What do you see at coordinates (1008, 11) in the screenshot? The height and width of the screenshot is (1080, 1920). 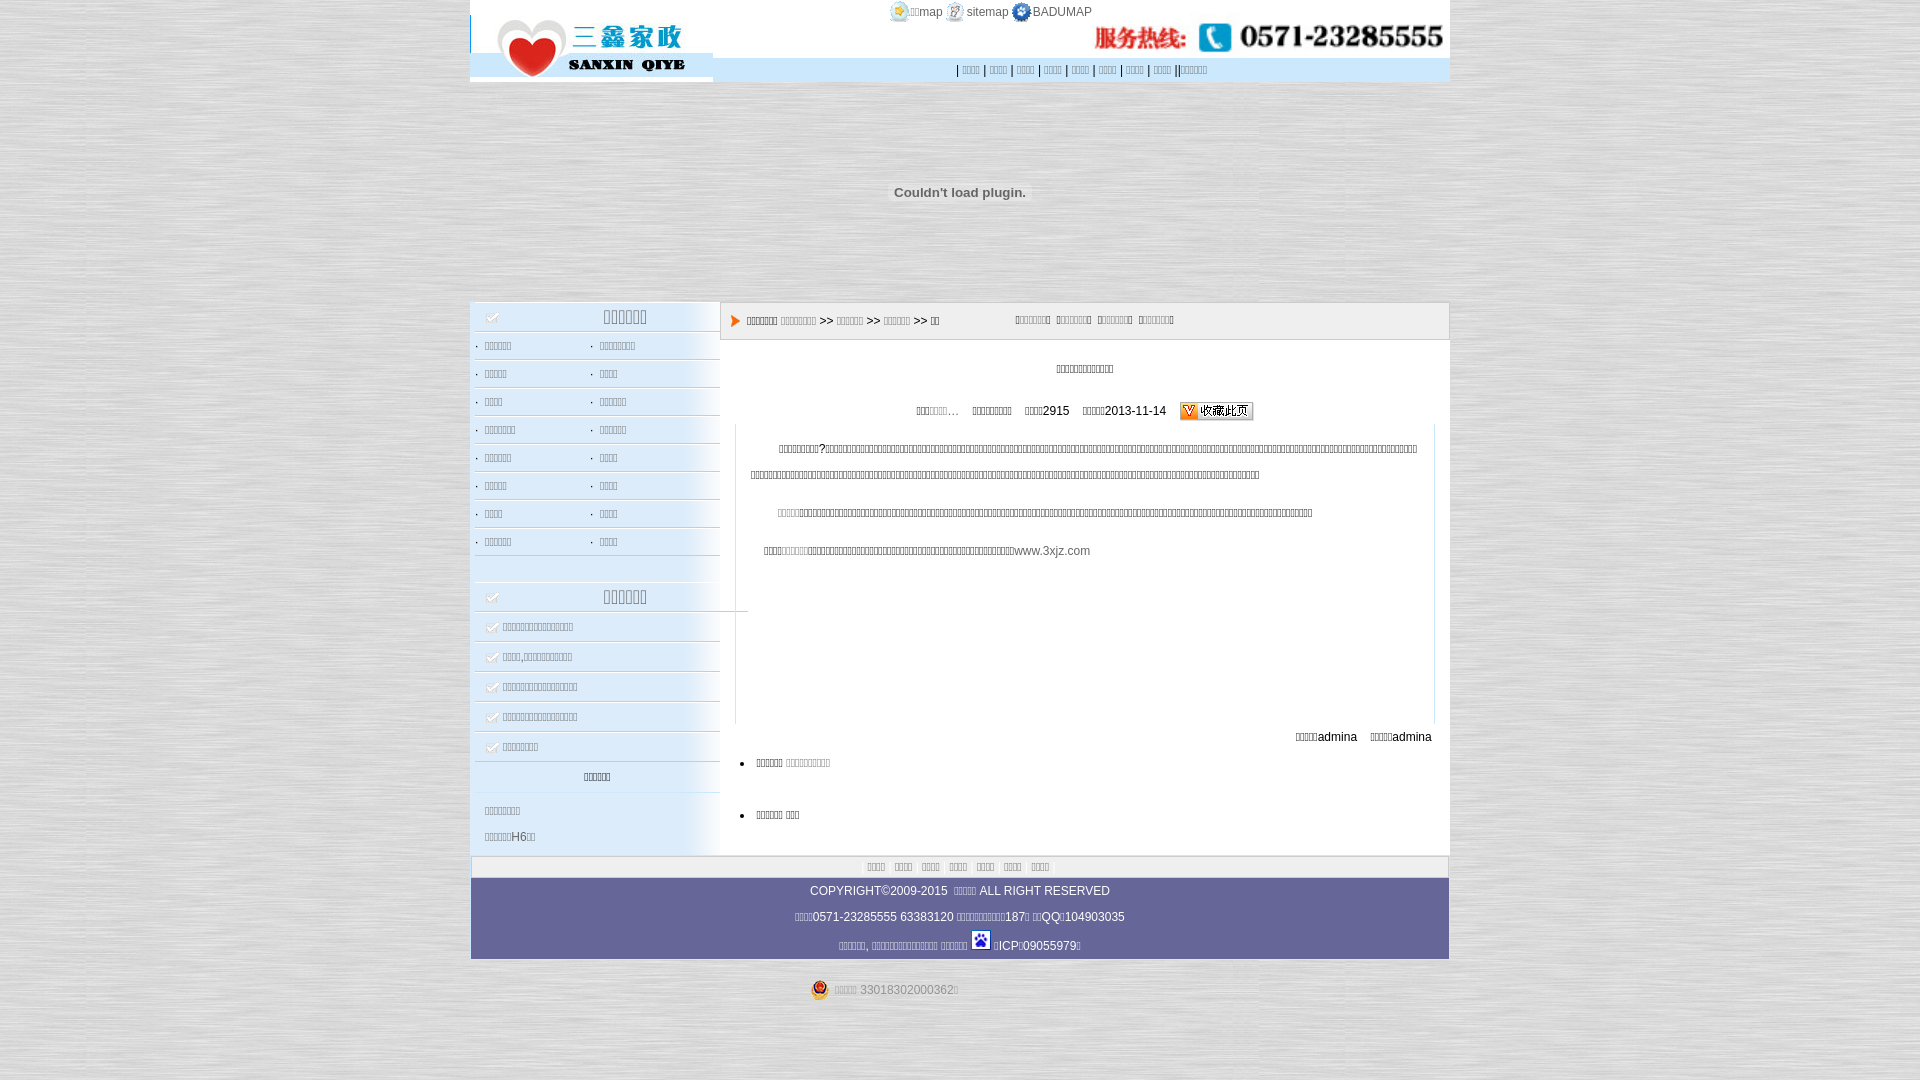 I see `'BADUMAP'` at bounding box center [1008, 11].